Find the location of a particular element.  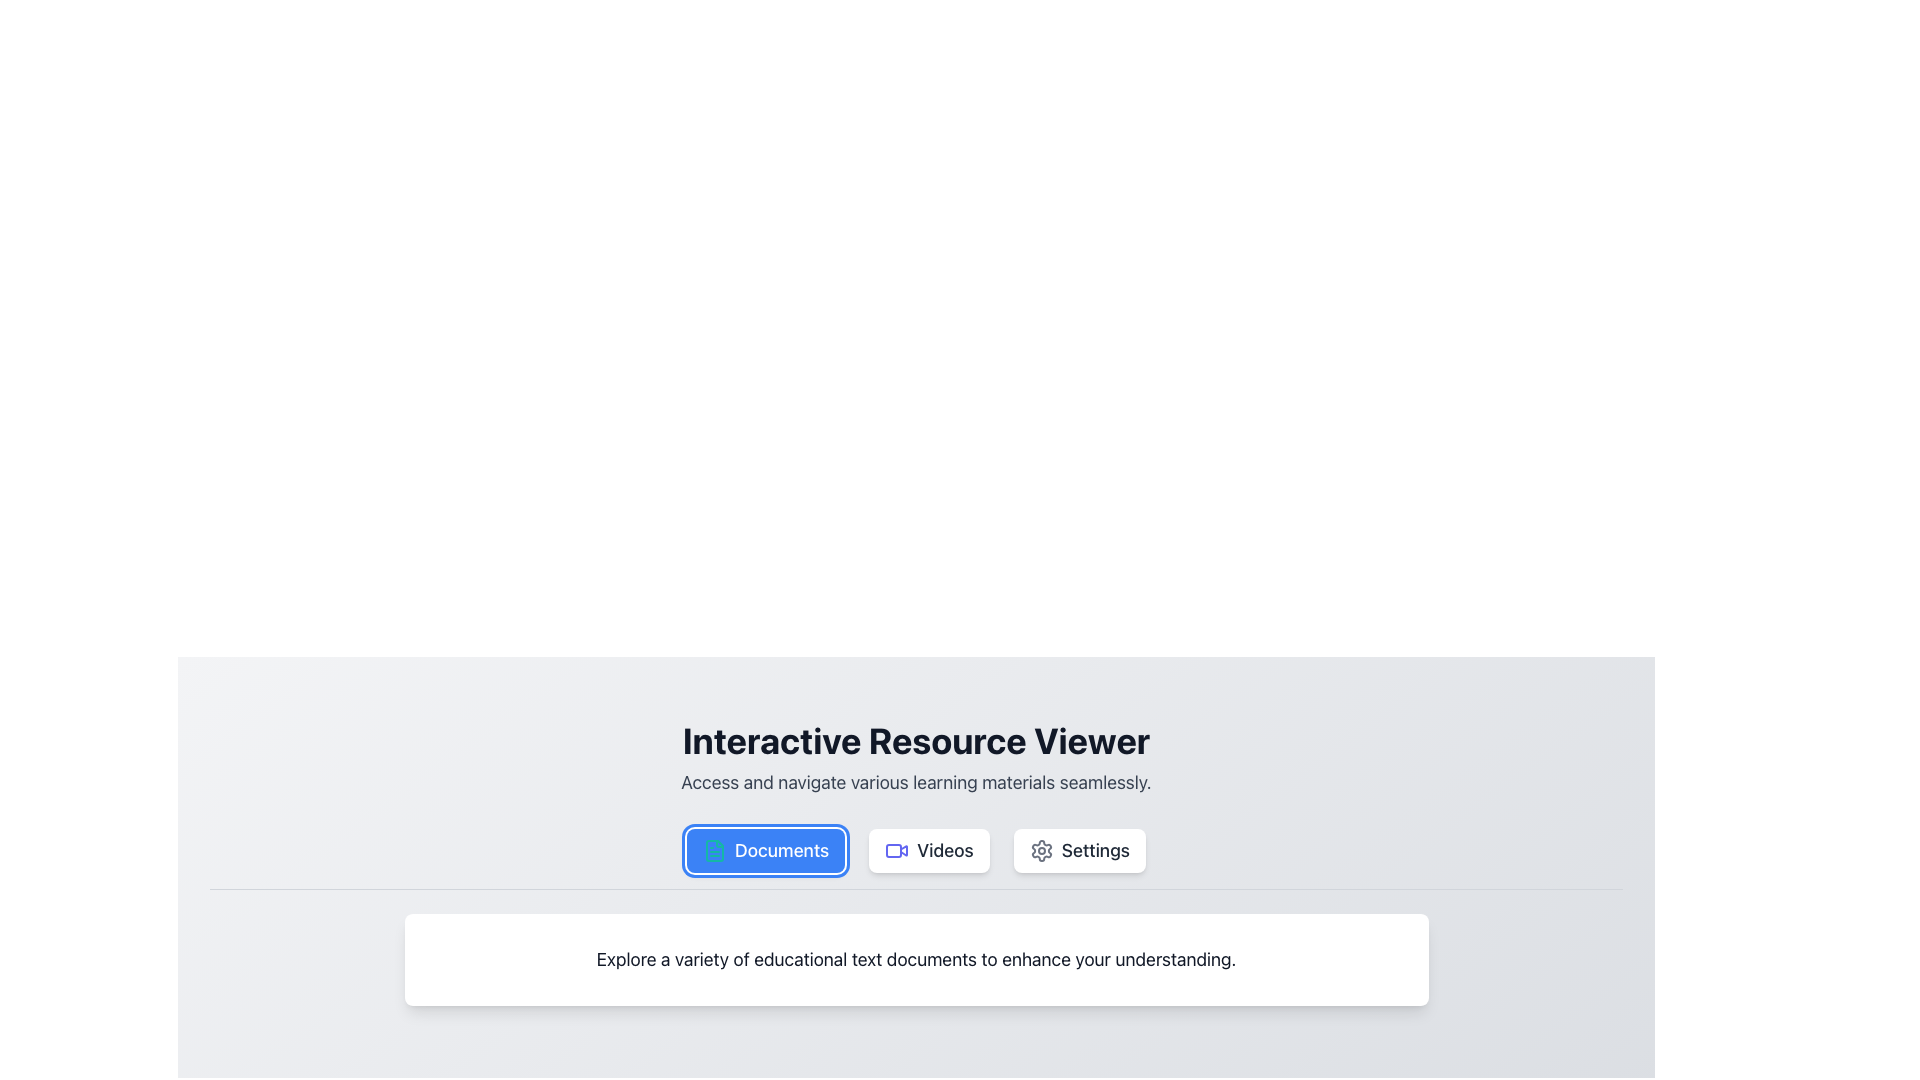

the 'Videos' button which contains a modern video camera icon is located at coordinates (896, 851).